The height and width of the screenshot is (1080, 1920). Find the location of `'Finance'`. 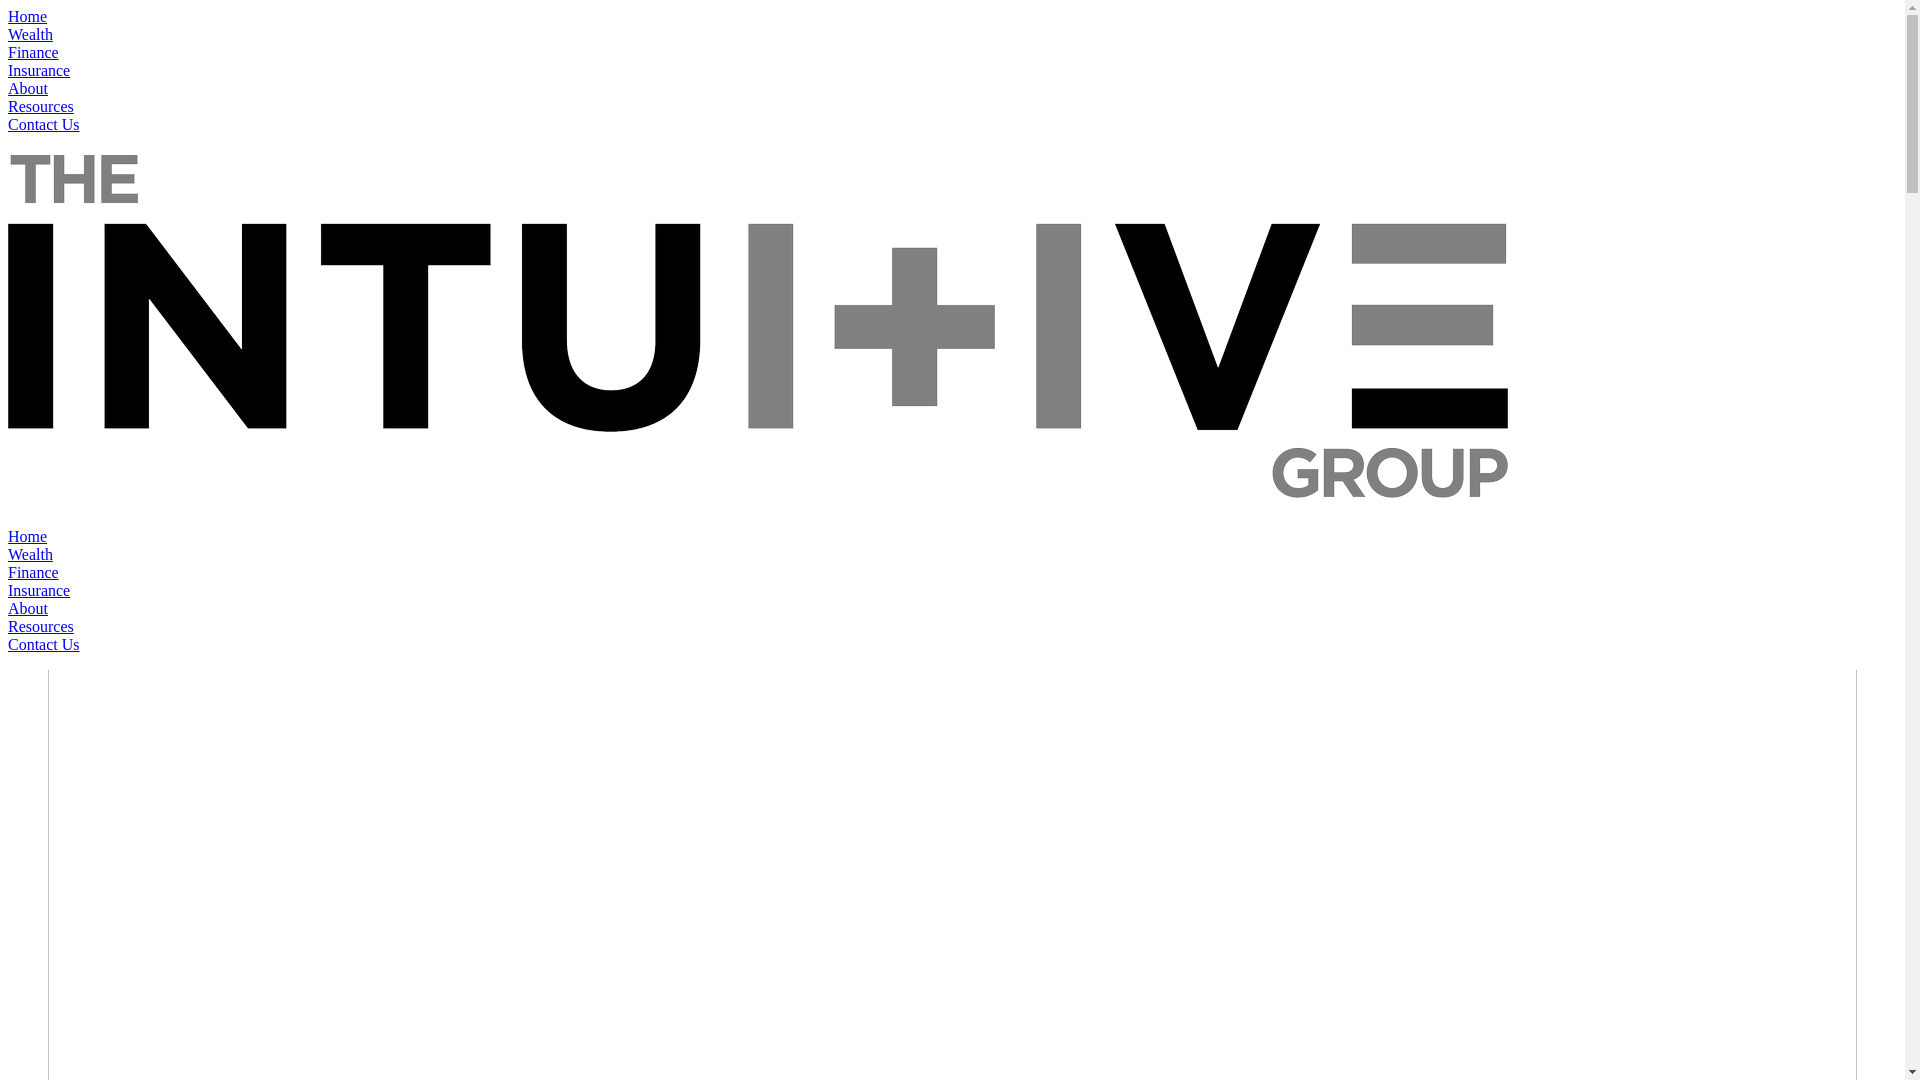

'Finance' is located at coordinates (33, 572).